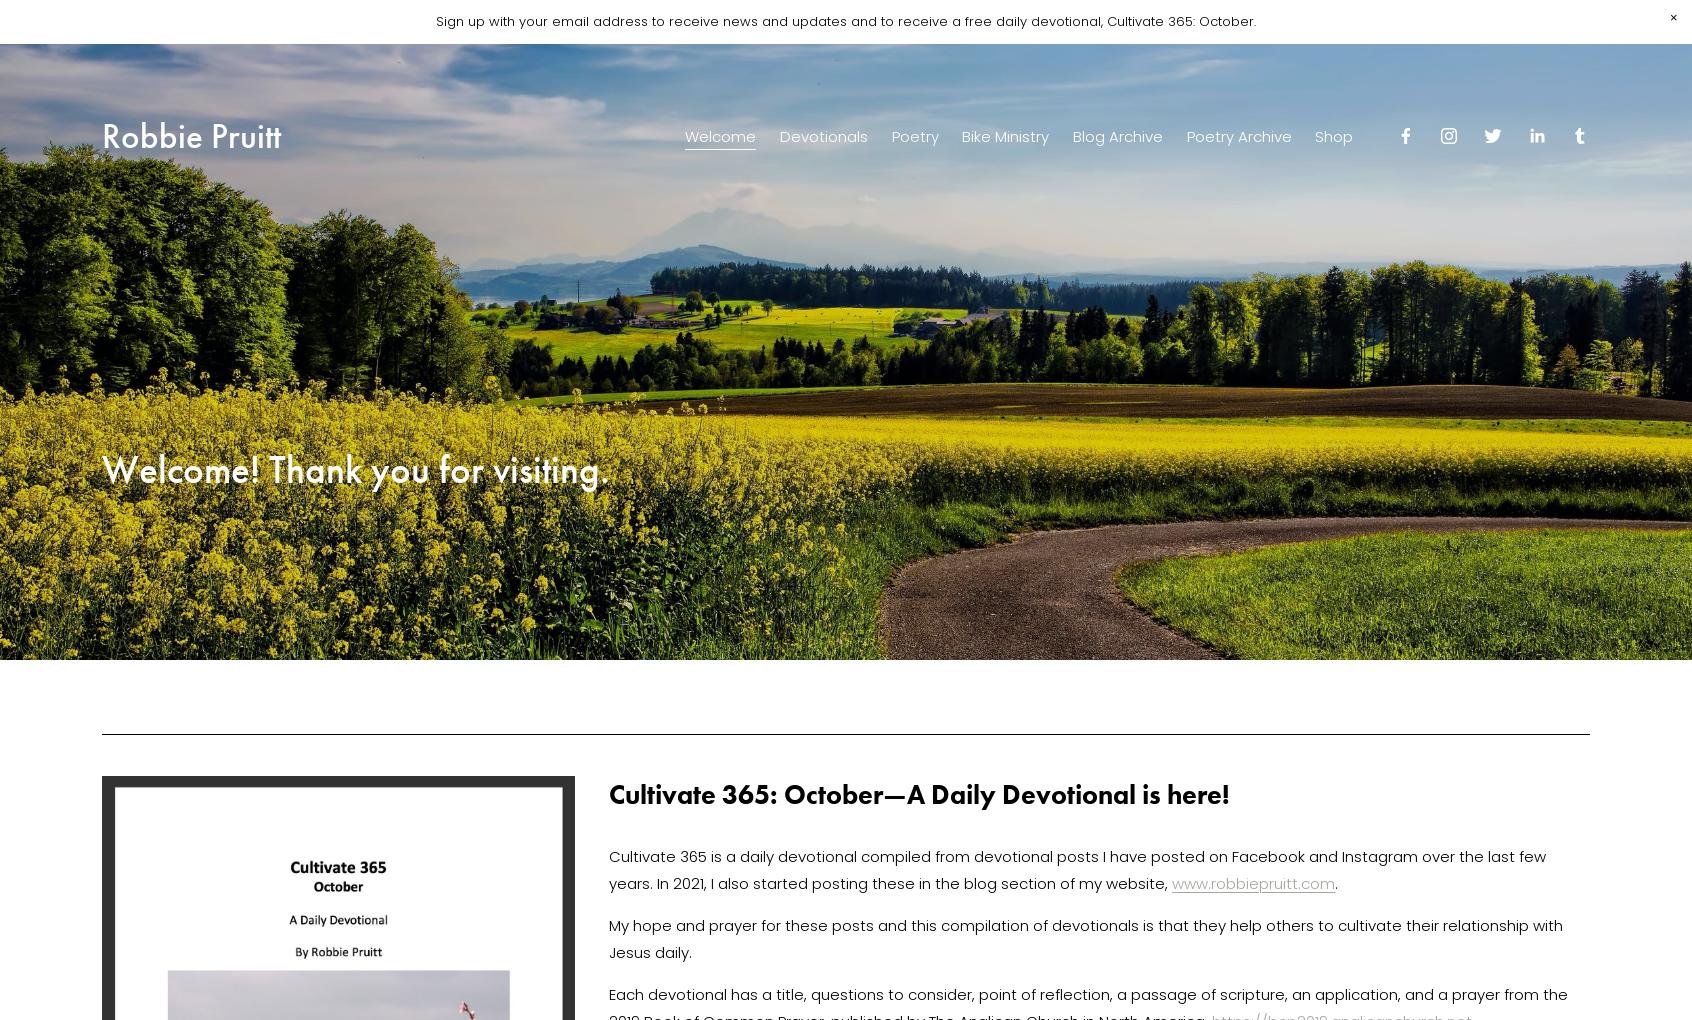 The width and height of the screenshot is (1692, 1020). What do you see at coordinates (919, 793) in the screenshot?
I see `'Cultivate 365: October—A Daily Devotional is here!'` at bounding box center [919, 793].